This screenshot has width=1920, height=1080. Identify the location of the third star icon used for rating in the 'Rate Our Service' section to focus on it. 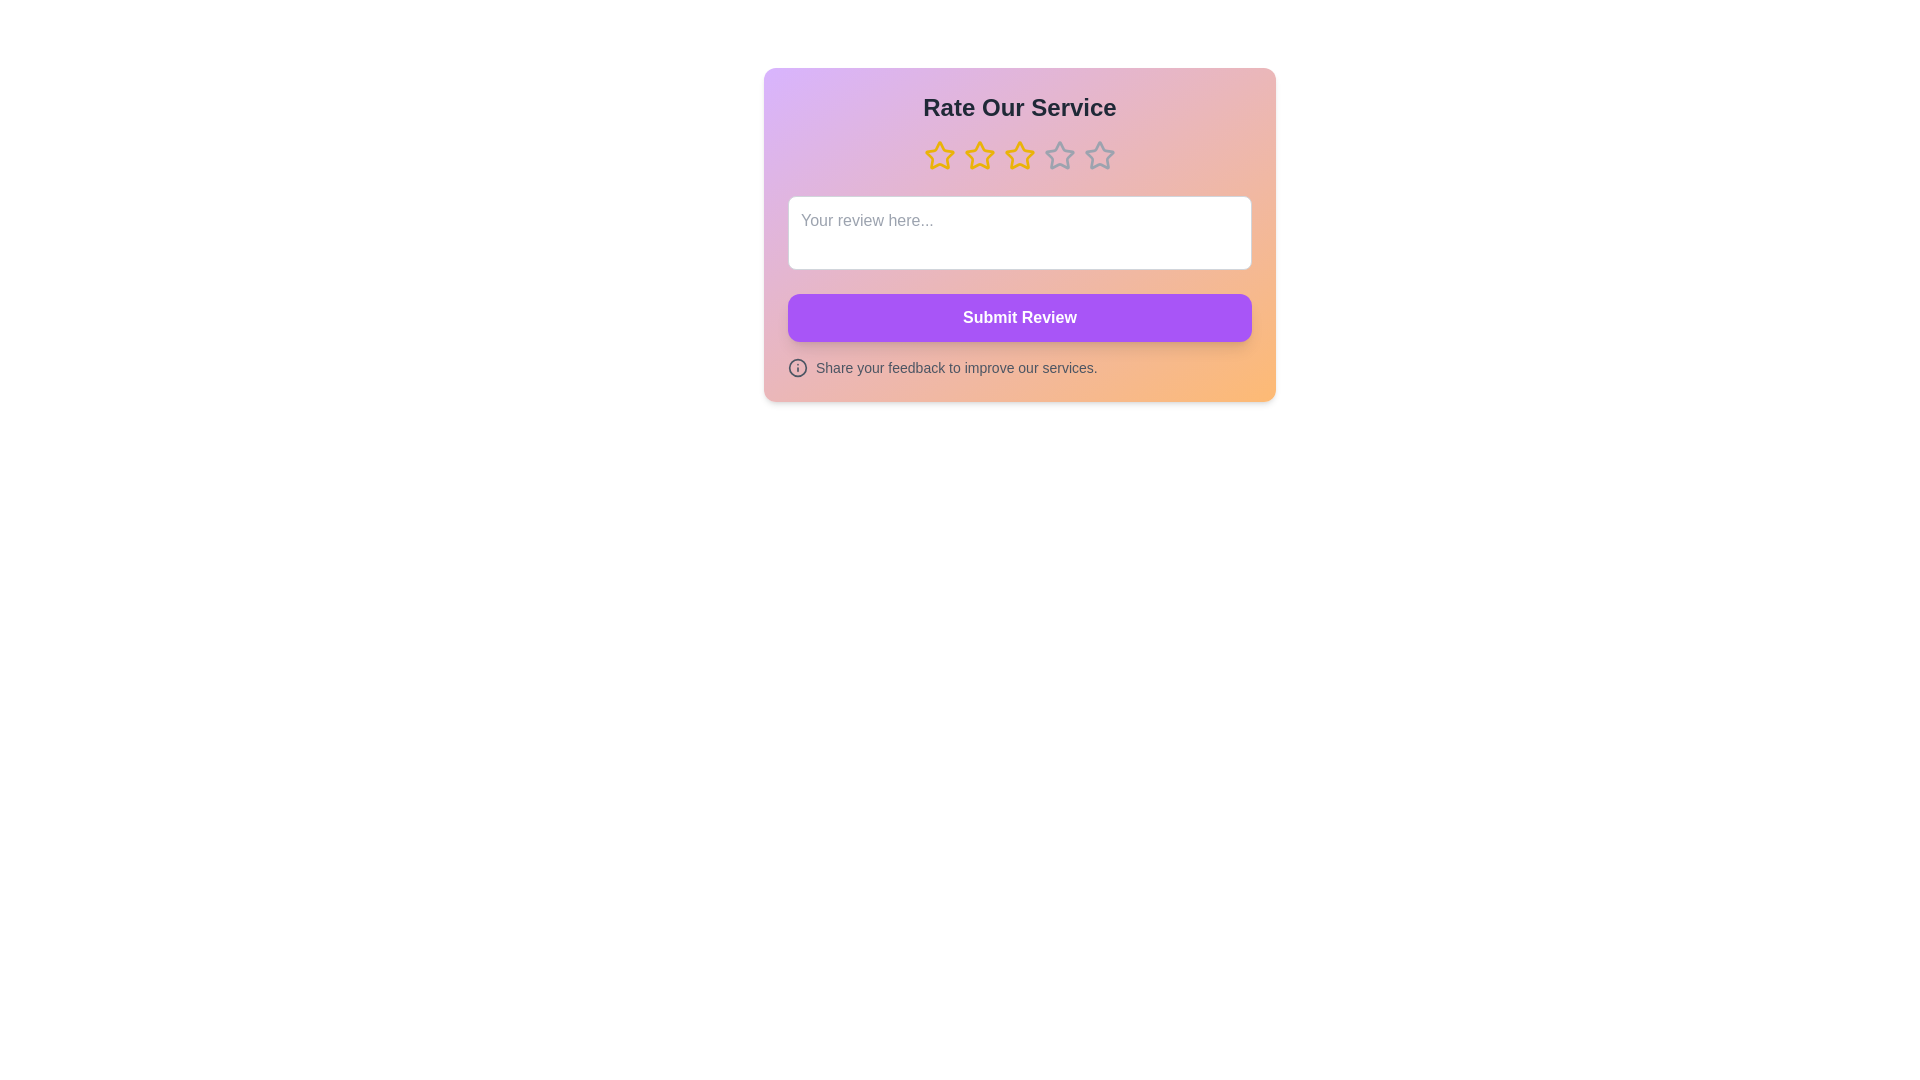
(1019, 154).